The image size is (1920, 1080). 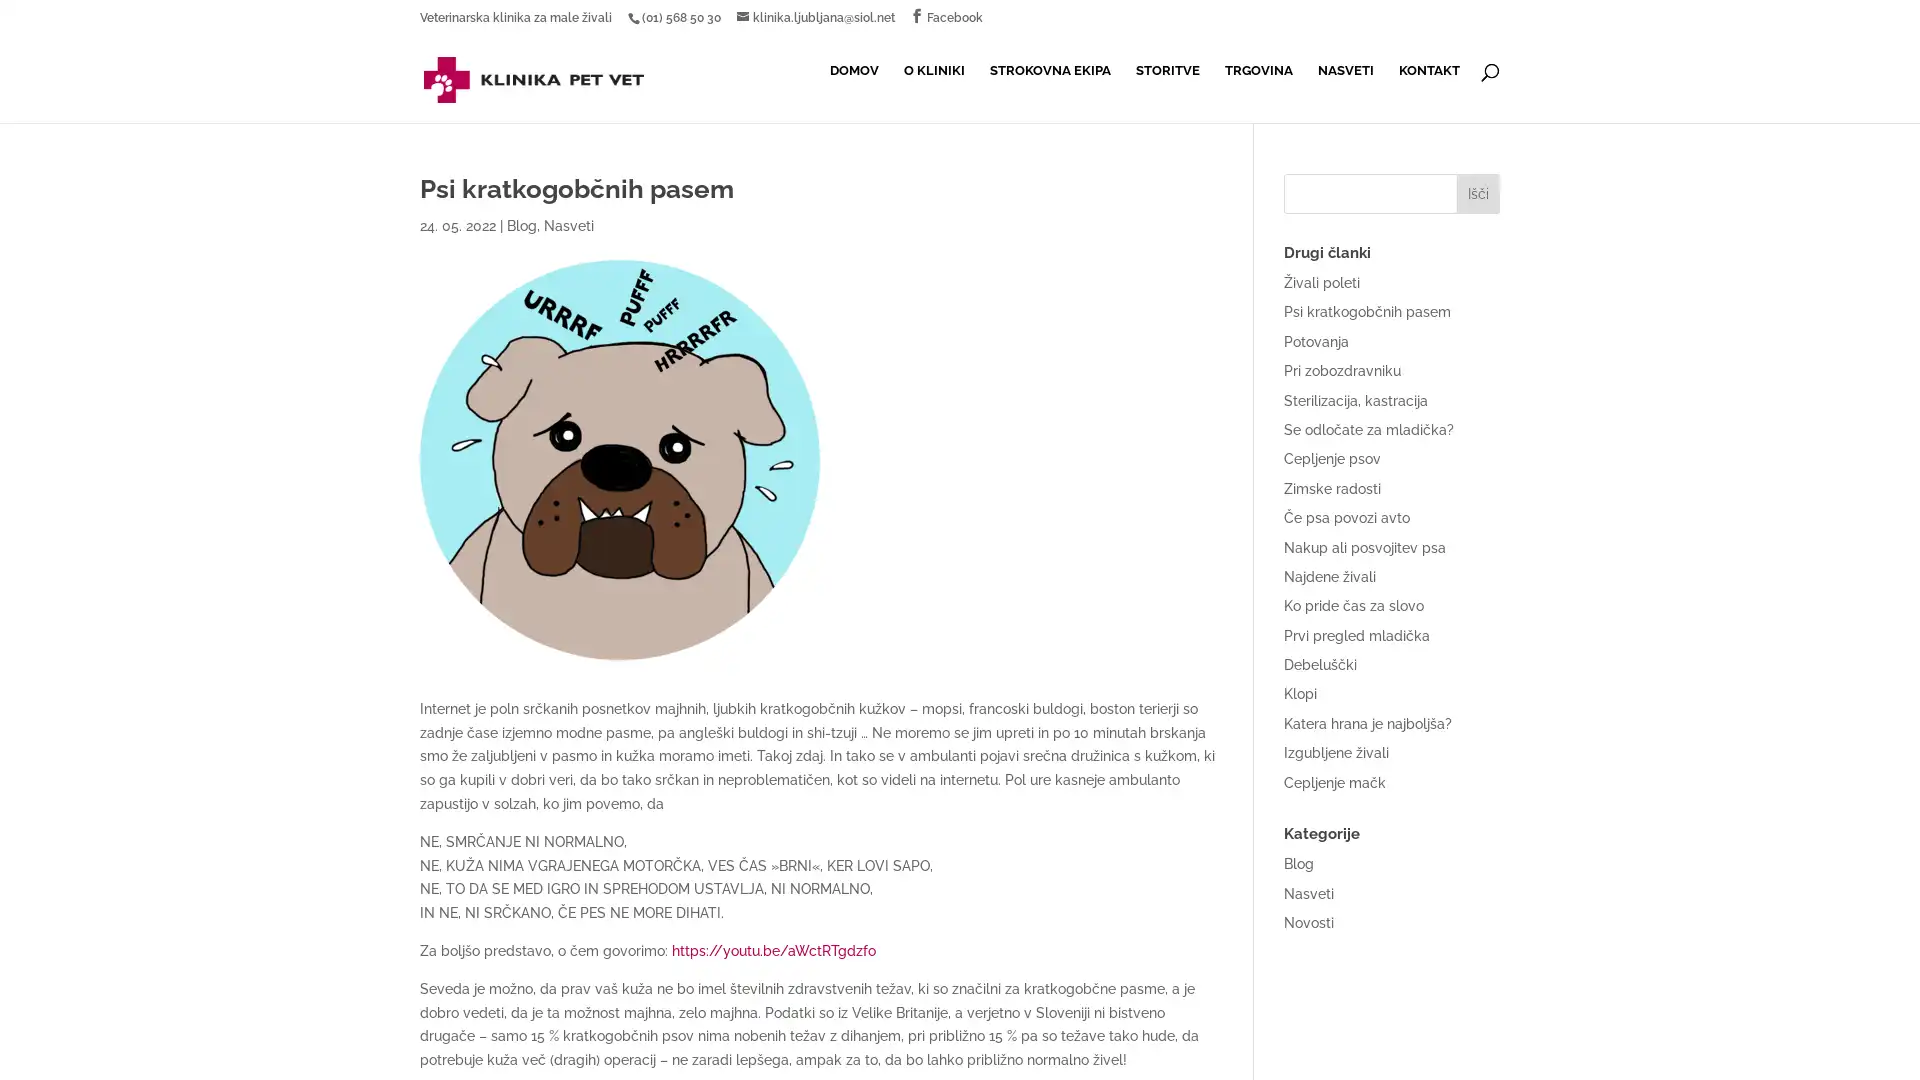 I want to click on Isci, so click(x=1478, y=205).